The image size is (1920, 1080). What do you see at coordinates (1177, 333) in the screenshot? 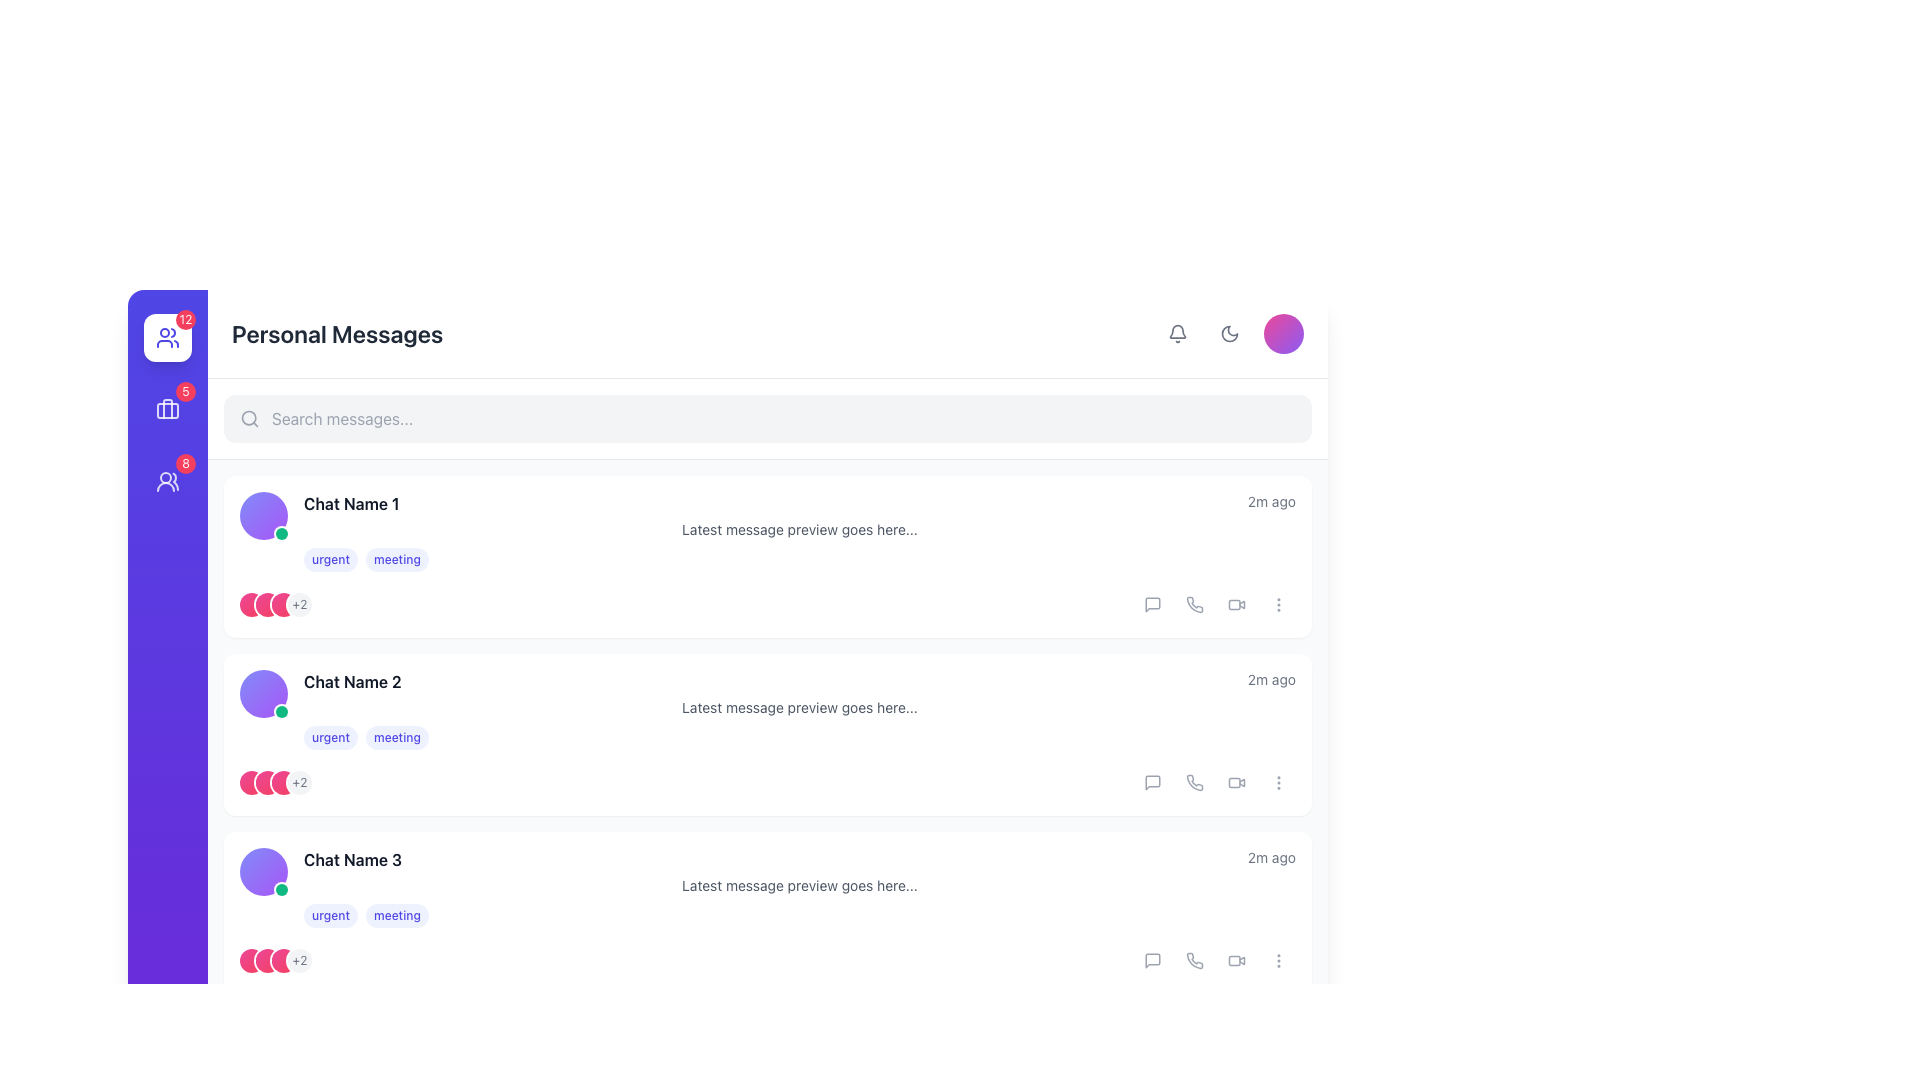
I see `the notification icon (bell) located in the top-right corner of the interface` at bounding box center [1177, 333].